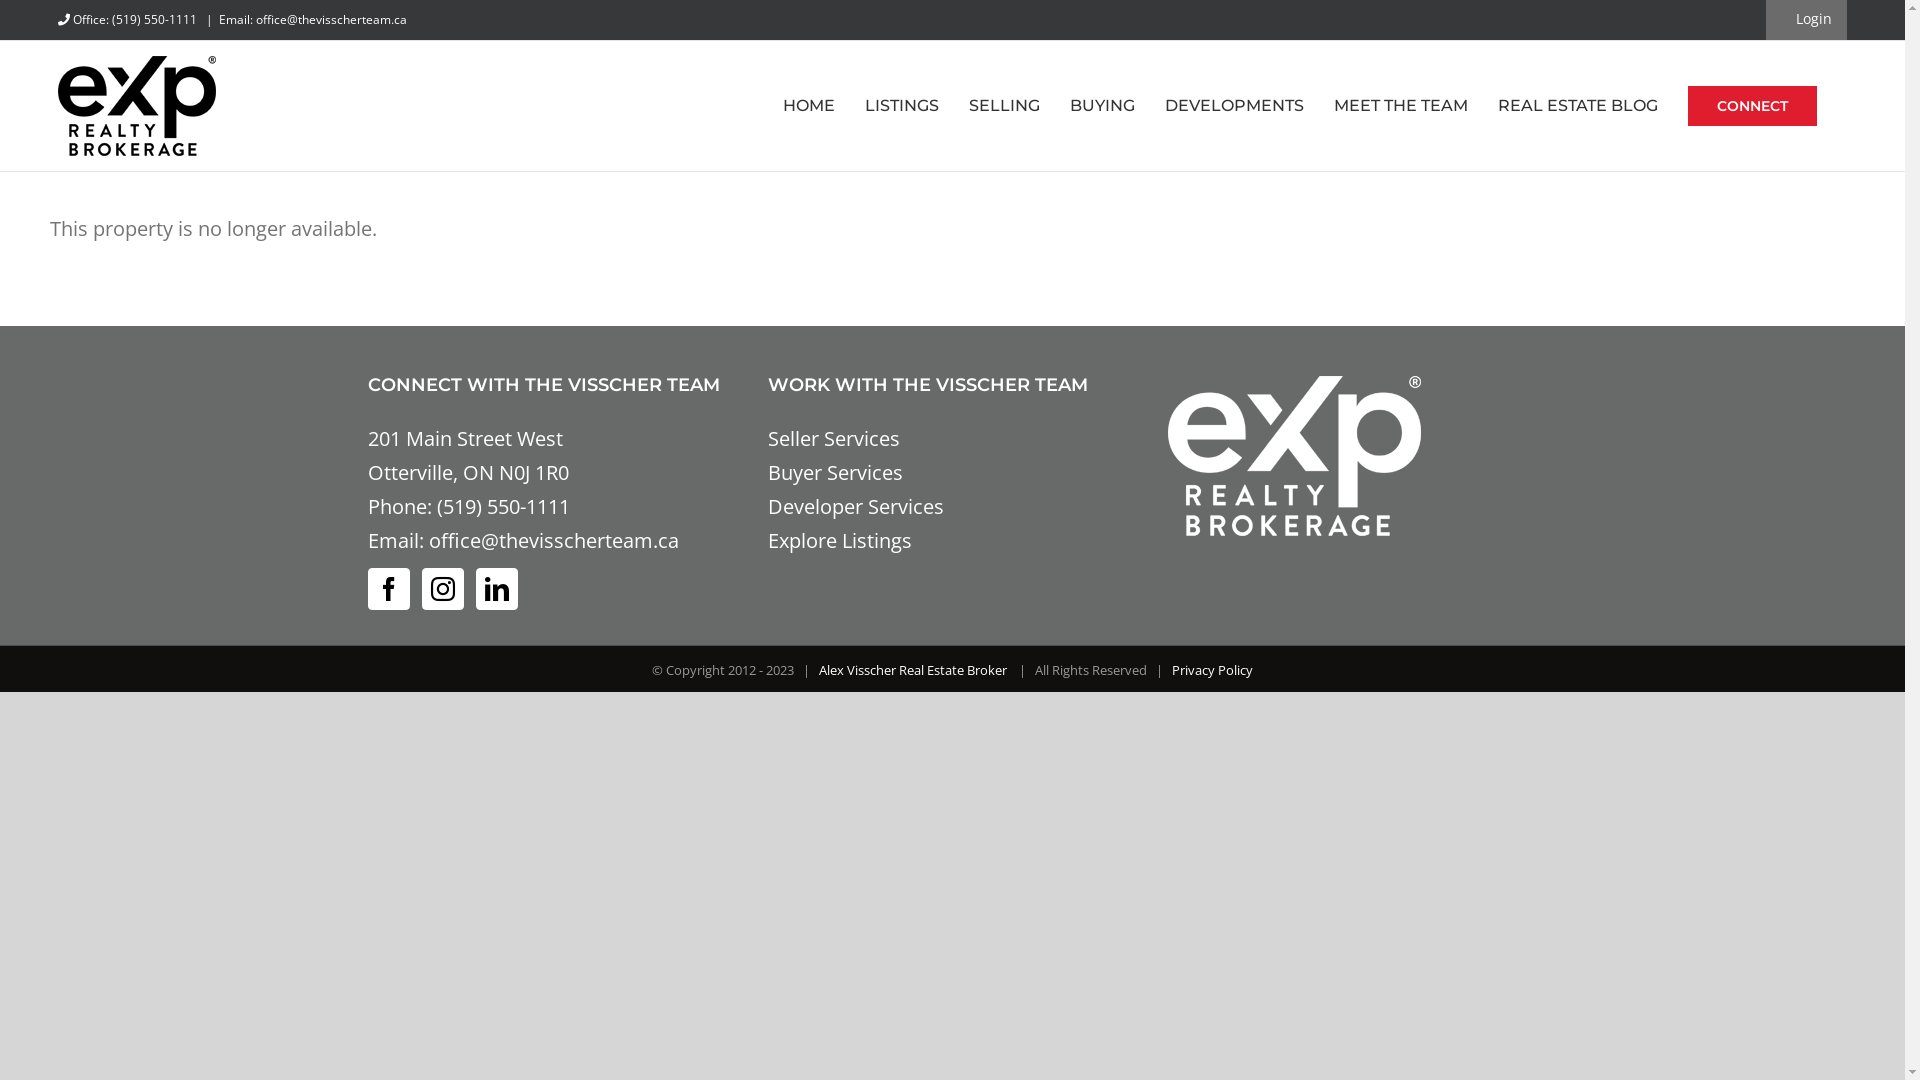  What do you see at coordinates (901, 105) in the screenshot?
I see `'LISTINGS'` at bounding box center [901, 105].